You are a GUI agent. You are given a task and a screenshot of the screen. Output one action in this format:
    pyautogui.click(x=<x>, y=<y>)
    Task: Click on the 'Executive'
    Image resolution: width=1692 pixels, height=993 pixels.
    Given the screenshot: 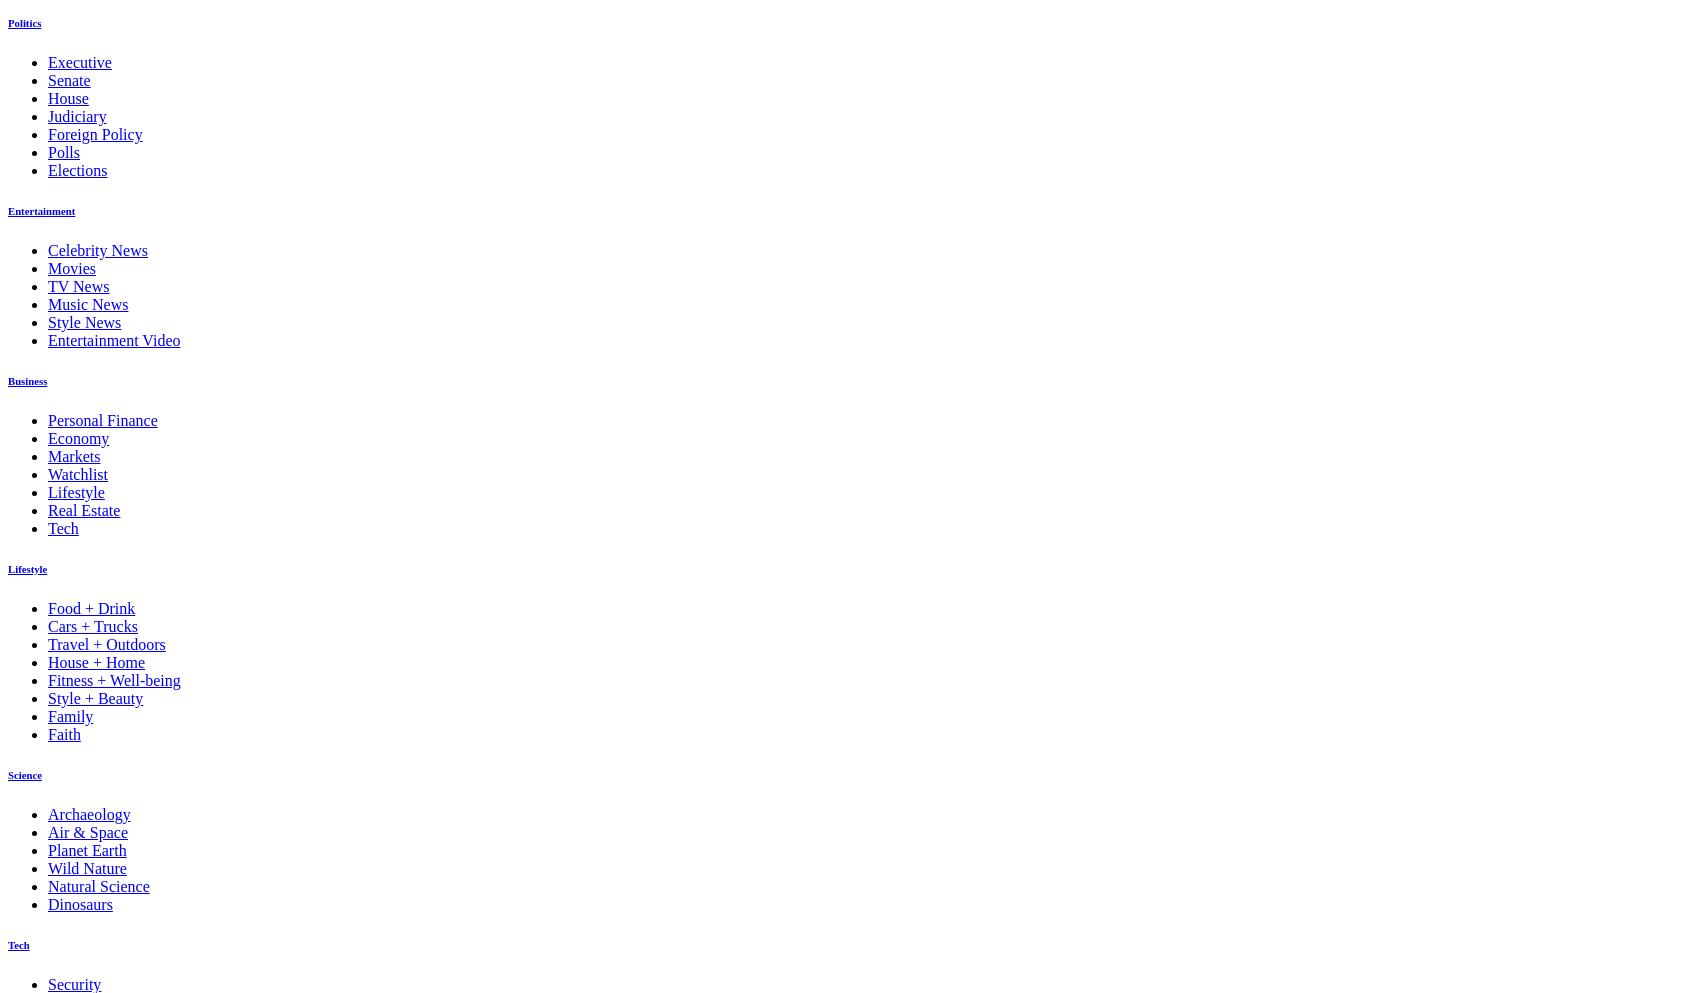 What is the action you would take?
    pyautogui.click(x=79, y=62)
    